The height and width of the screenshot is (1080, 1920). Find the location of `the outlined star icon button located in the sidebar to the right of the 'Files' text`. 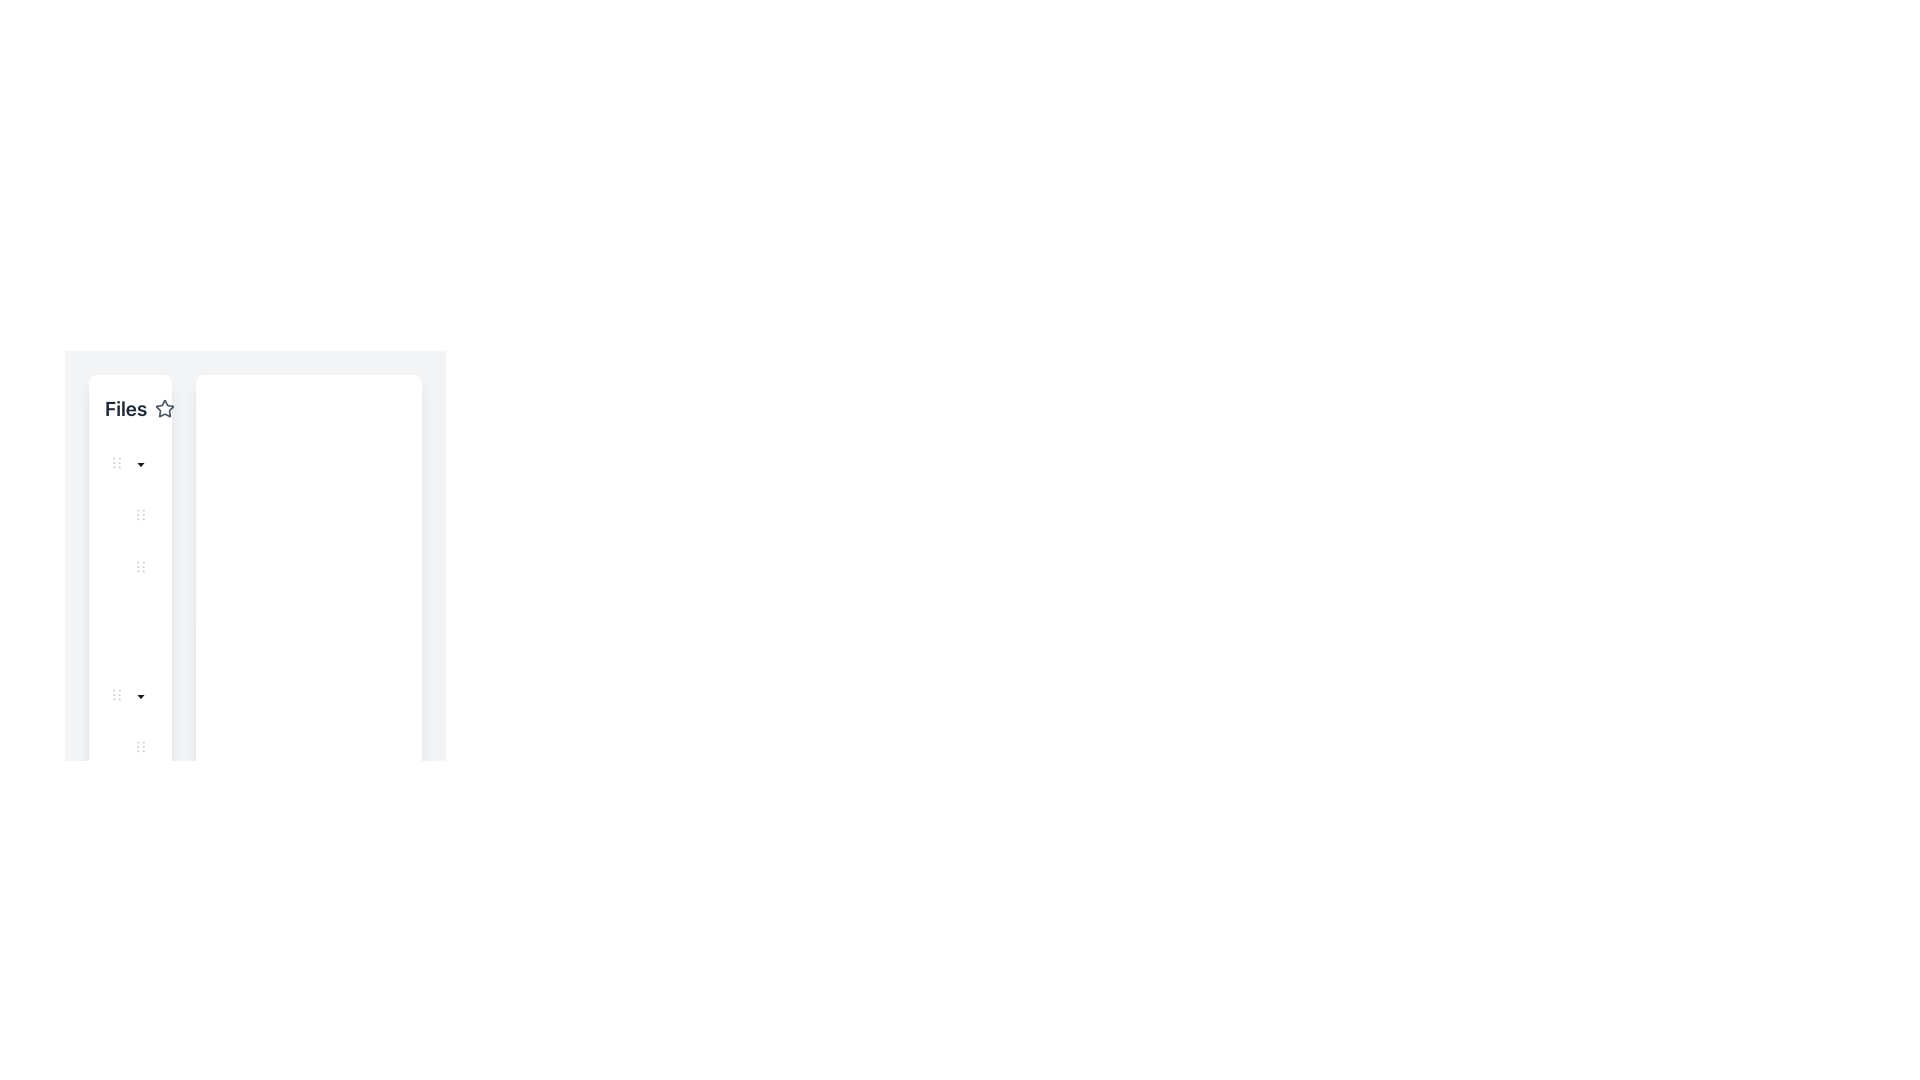

the outlined star icon button located in the sidebar to the right of the 'Files' text is located at coordinates (165, 407).